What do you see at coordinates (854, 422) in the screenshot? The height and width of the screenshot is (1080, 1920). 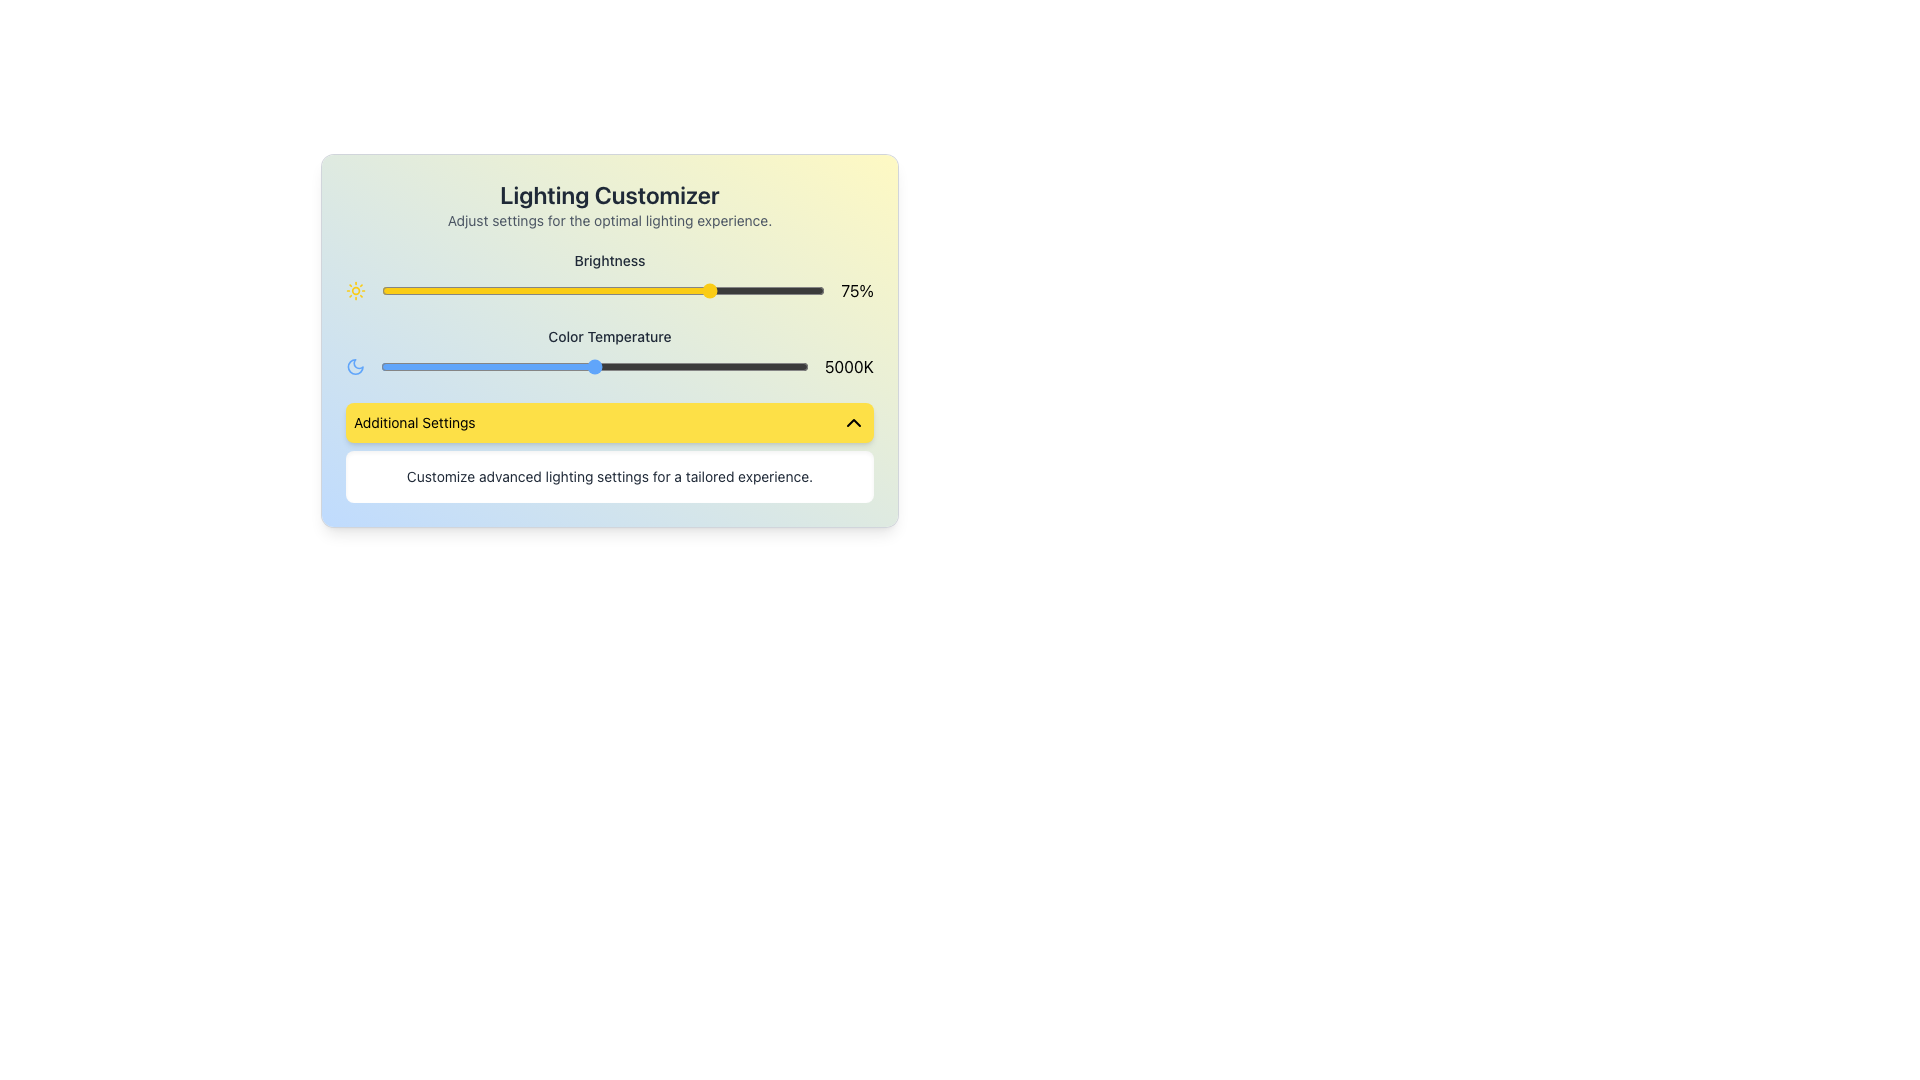 I see `the icon that indicates the expandable or collapsible section of the 'Additional Settings'` at bounding box center [854, 422].